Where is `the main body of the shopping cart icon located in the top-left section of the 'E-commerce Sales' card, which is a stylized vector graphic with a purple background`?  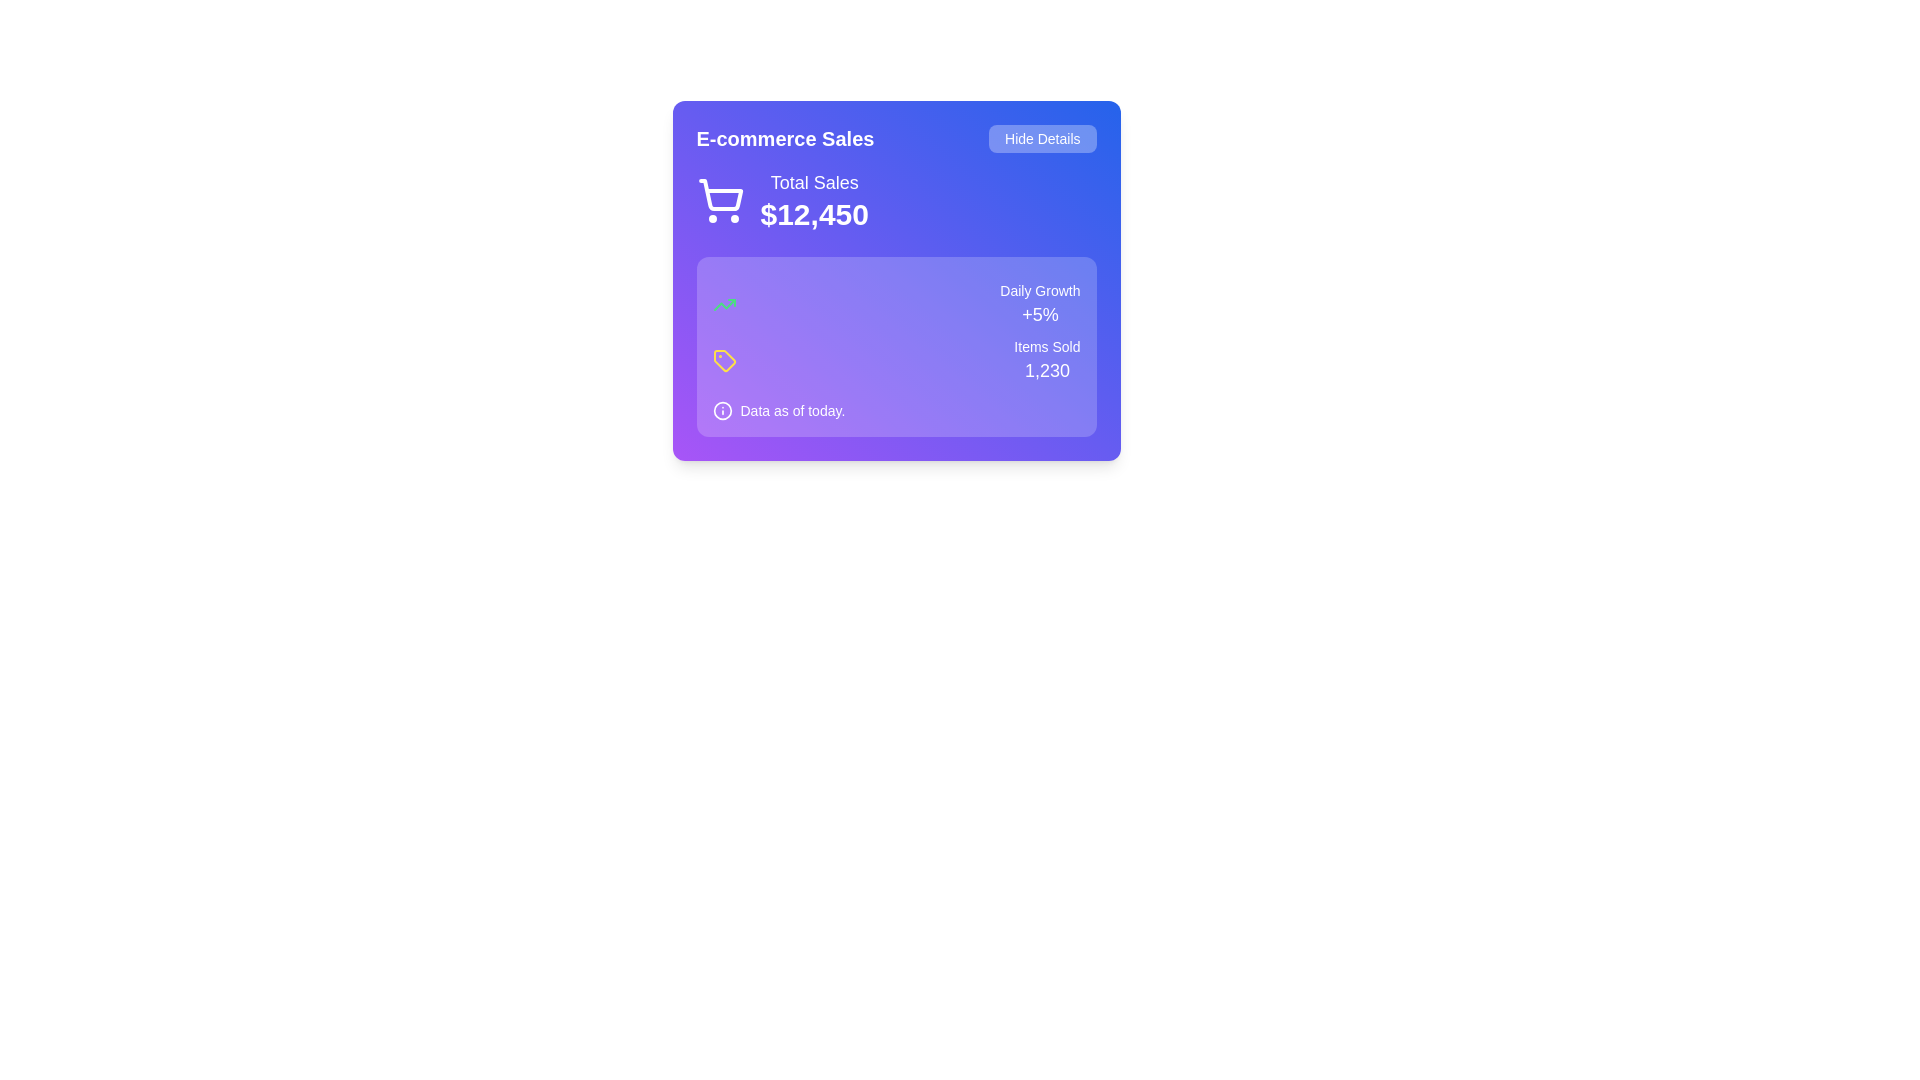
the main body of the shopping cart icon located in the top-left section of the 'E-commerce Sales' card, which is a stylized vector graphic with a purple background is located at coordinates (720, 195).